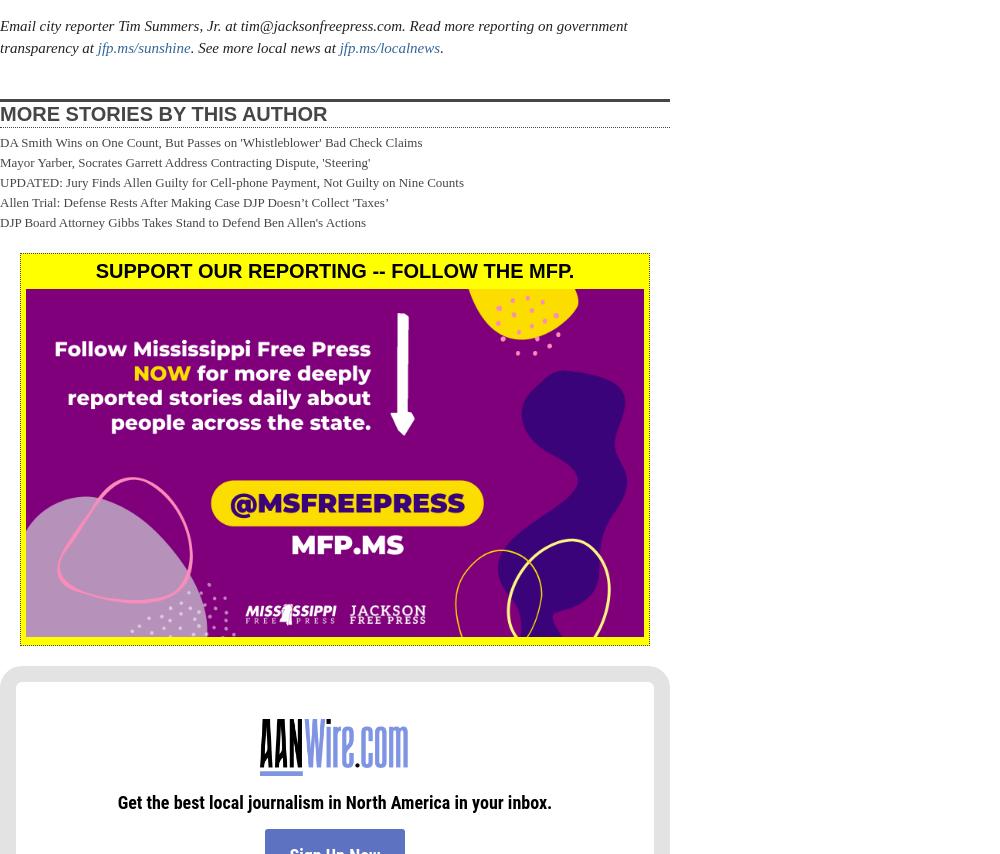  I want to click on '.', so click(439, 47).